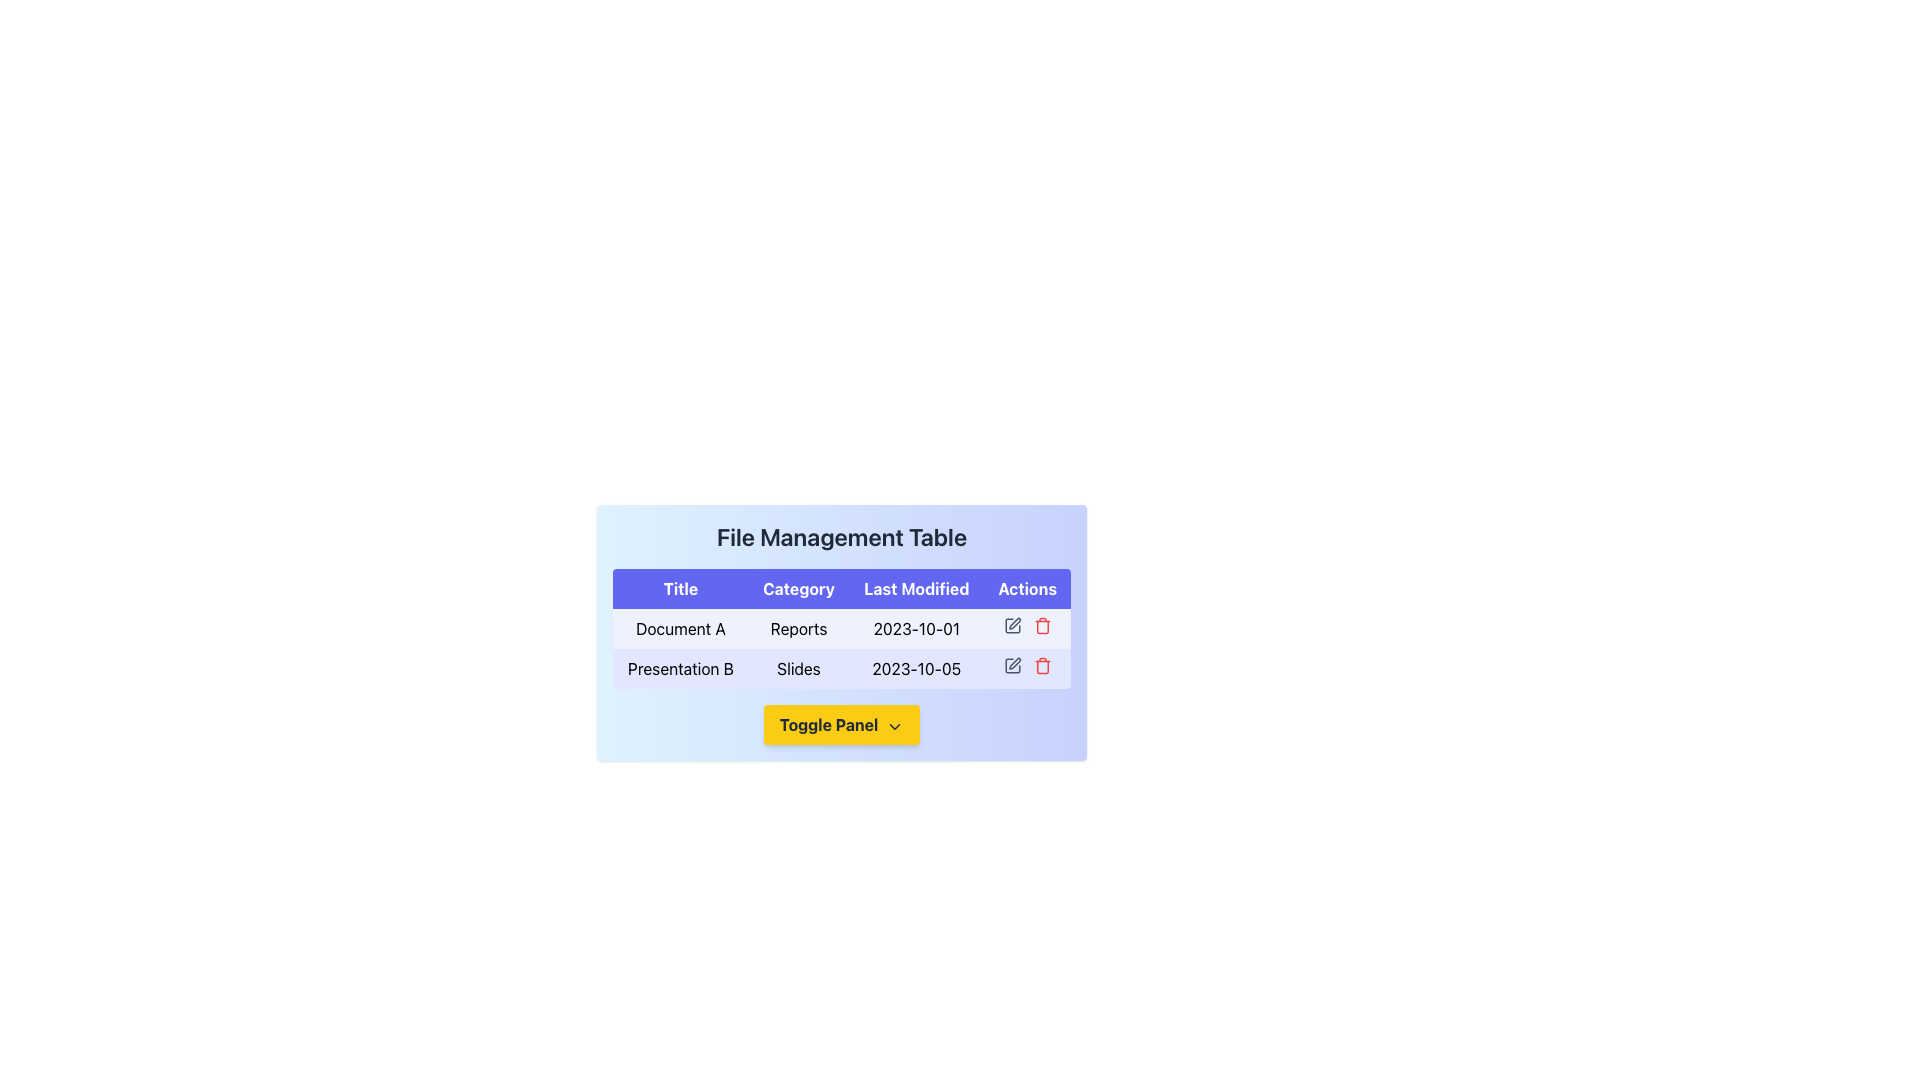 The width and height of the screenshot is (1920, 1080). Describe the element at coordinates (1027, 588) in the screenshot. I see `the fourth column header of the 'File Management Table', which is located to the right of 'Last Modified'` at that location.